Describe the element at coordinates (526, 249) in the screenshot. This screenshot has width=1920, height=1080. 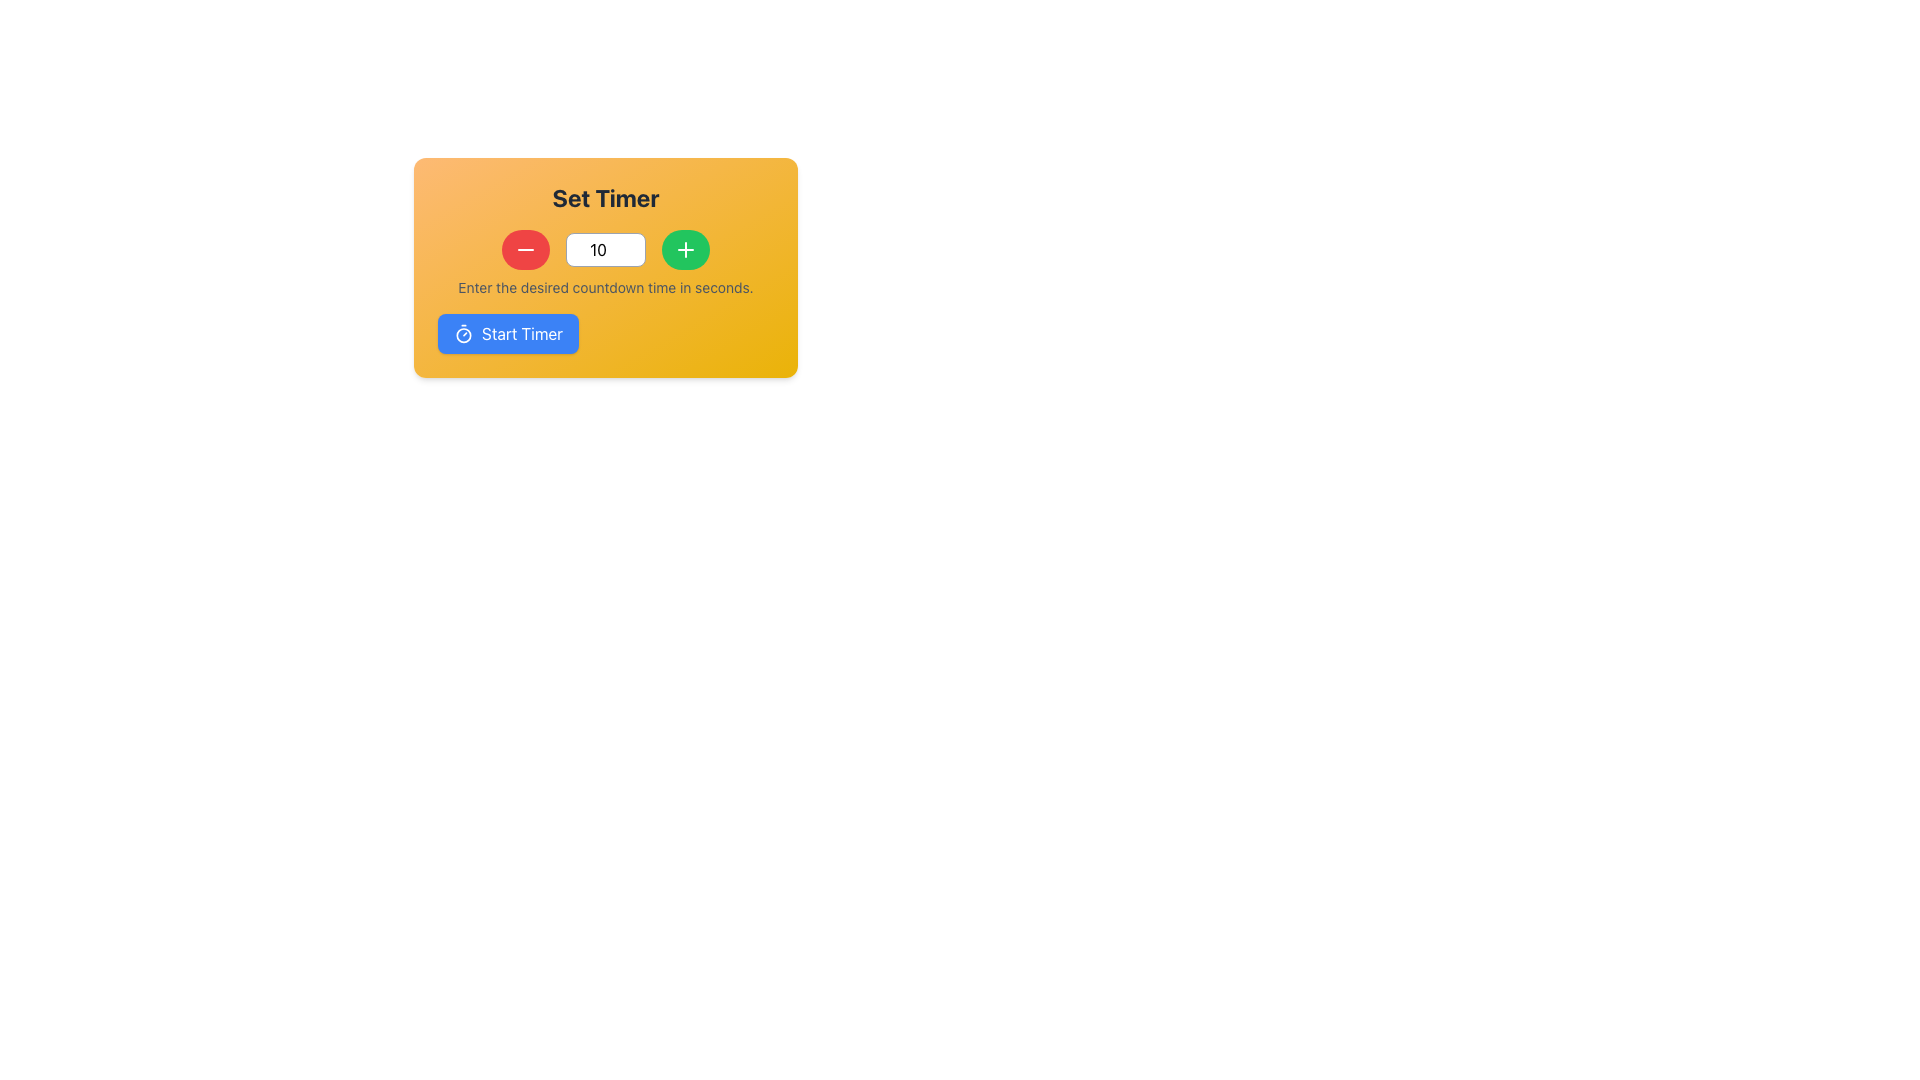
I see `decrement button located to the left of the white text input box, which decreases the numerical value when clicked` at that location.